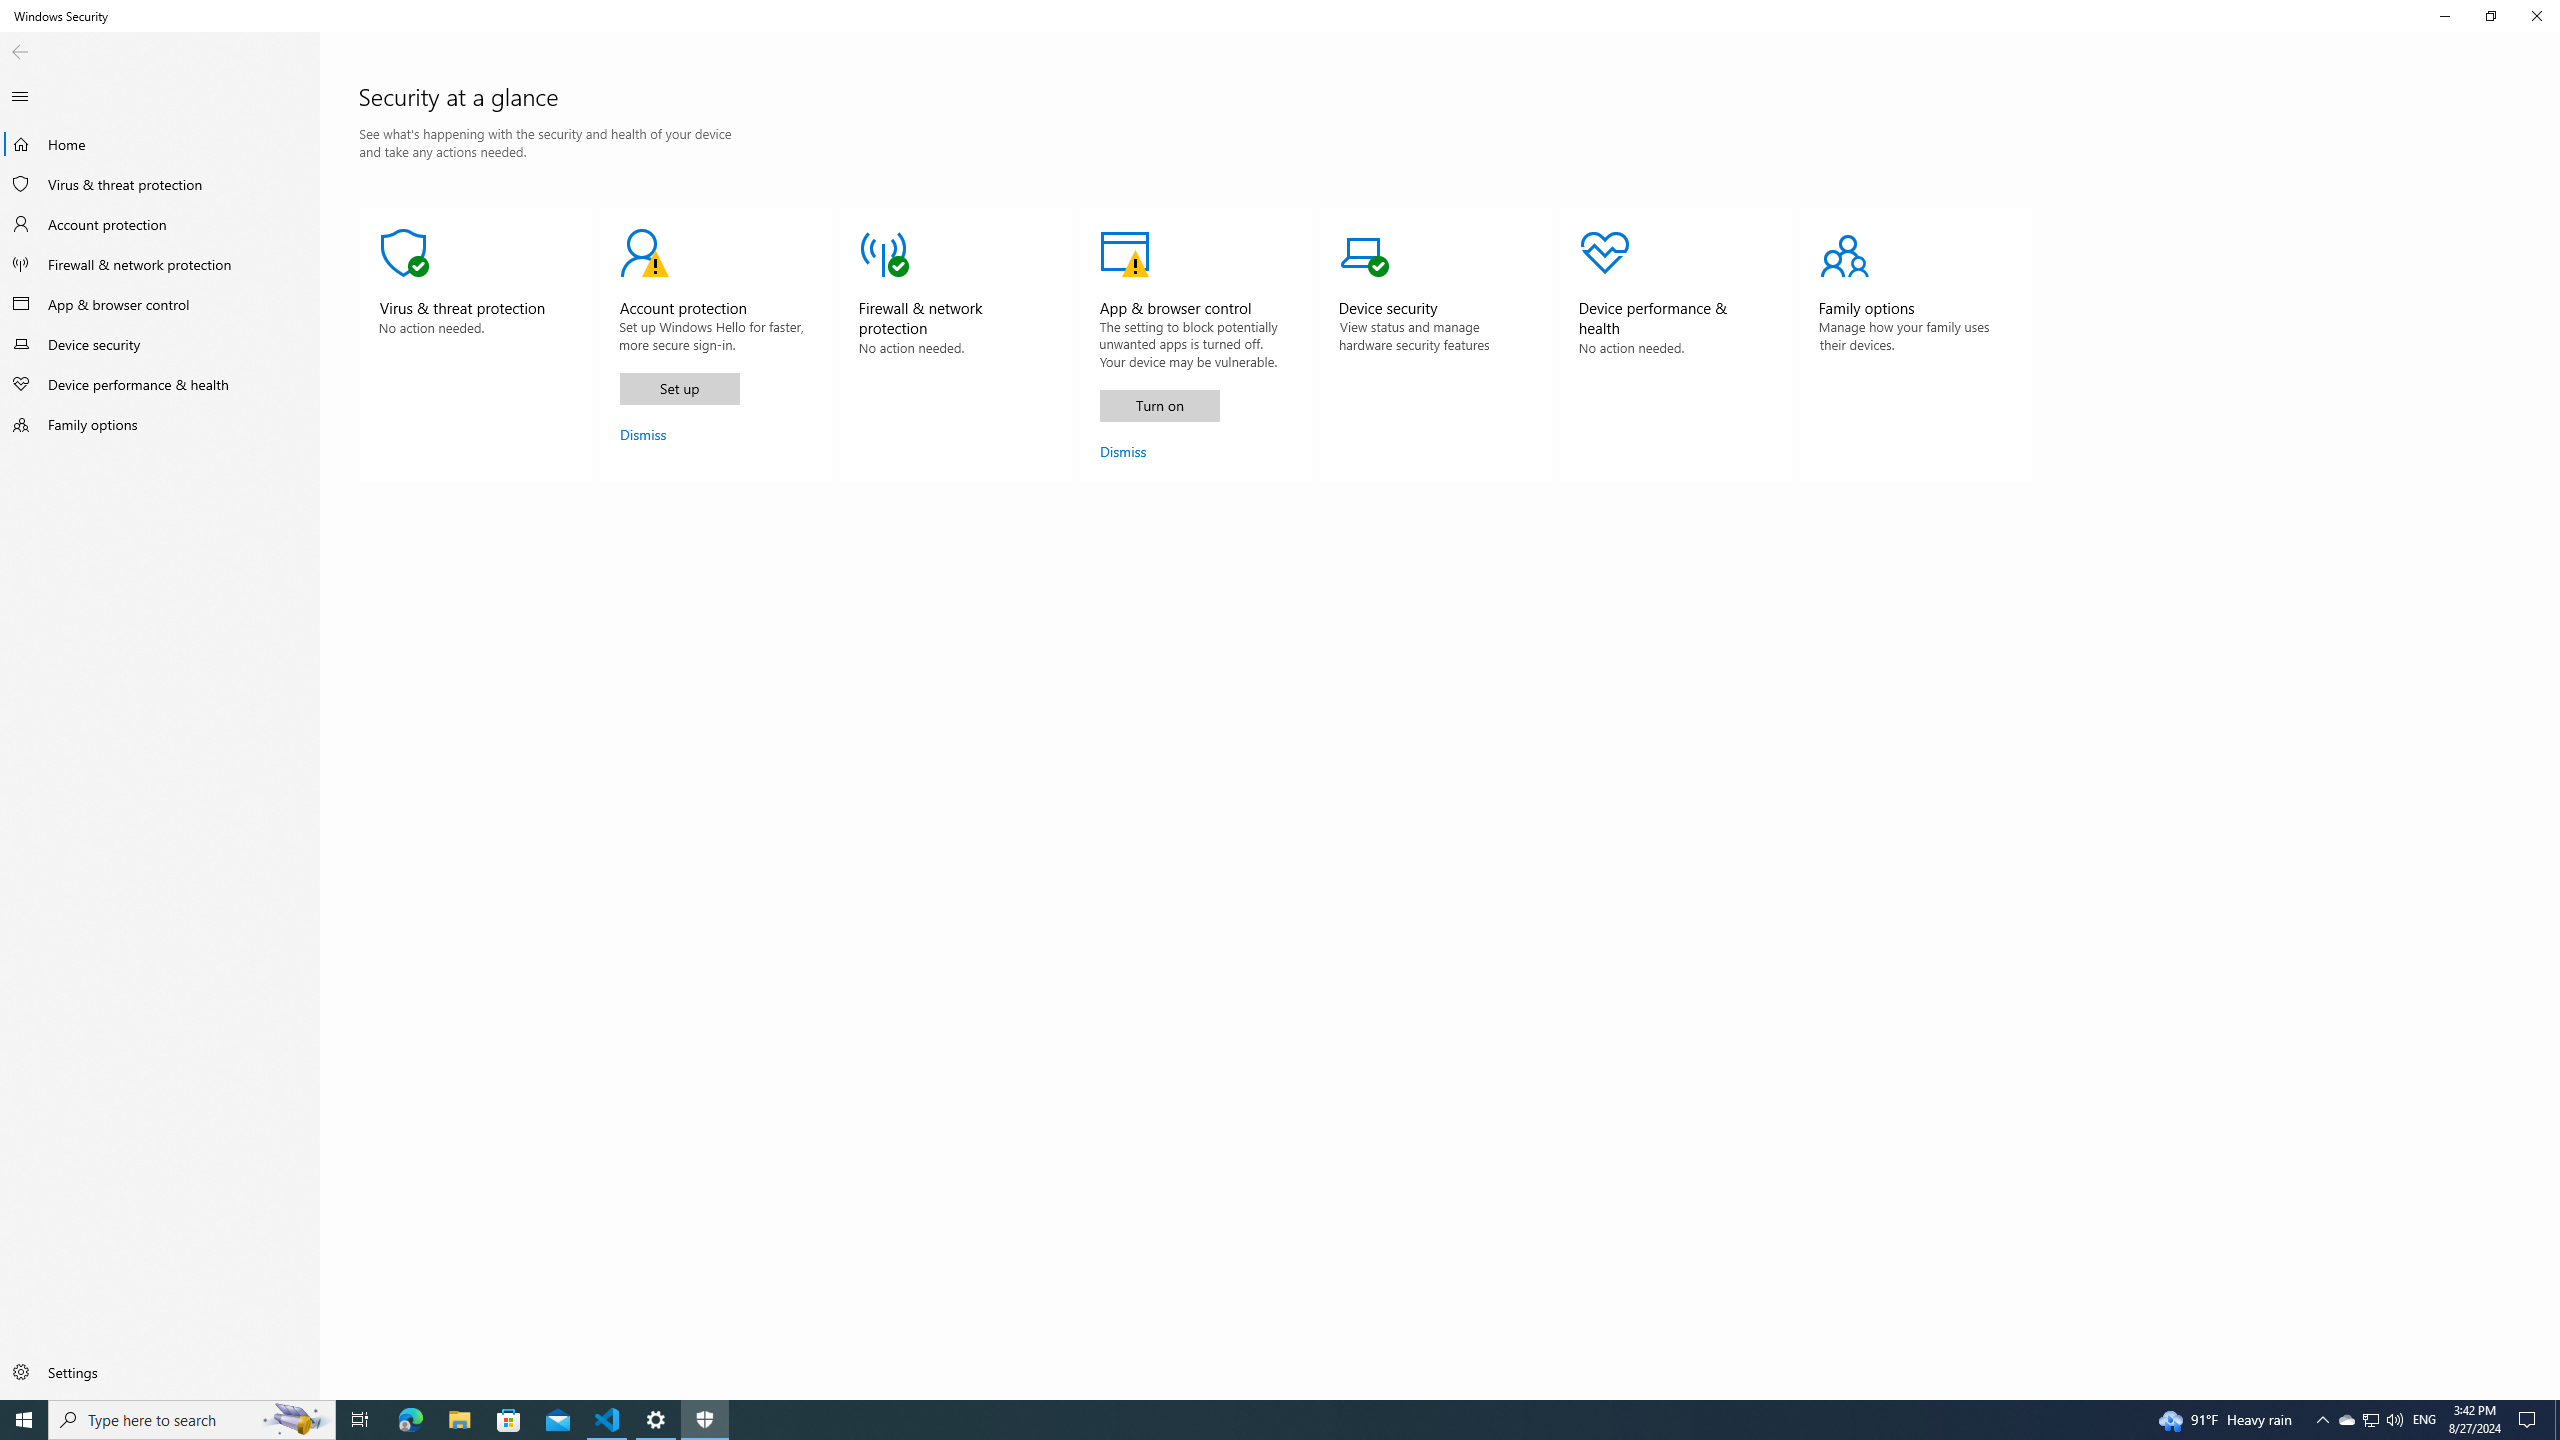 Image resolution: width=2560 pixels, height=1440 pixels. I want to click on 'Device performance & healthNo action needed.', so click(1675, 344).